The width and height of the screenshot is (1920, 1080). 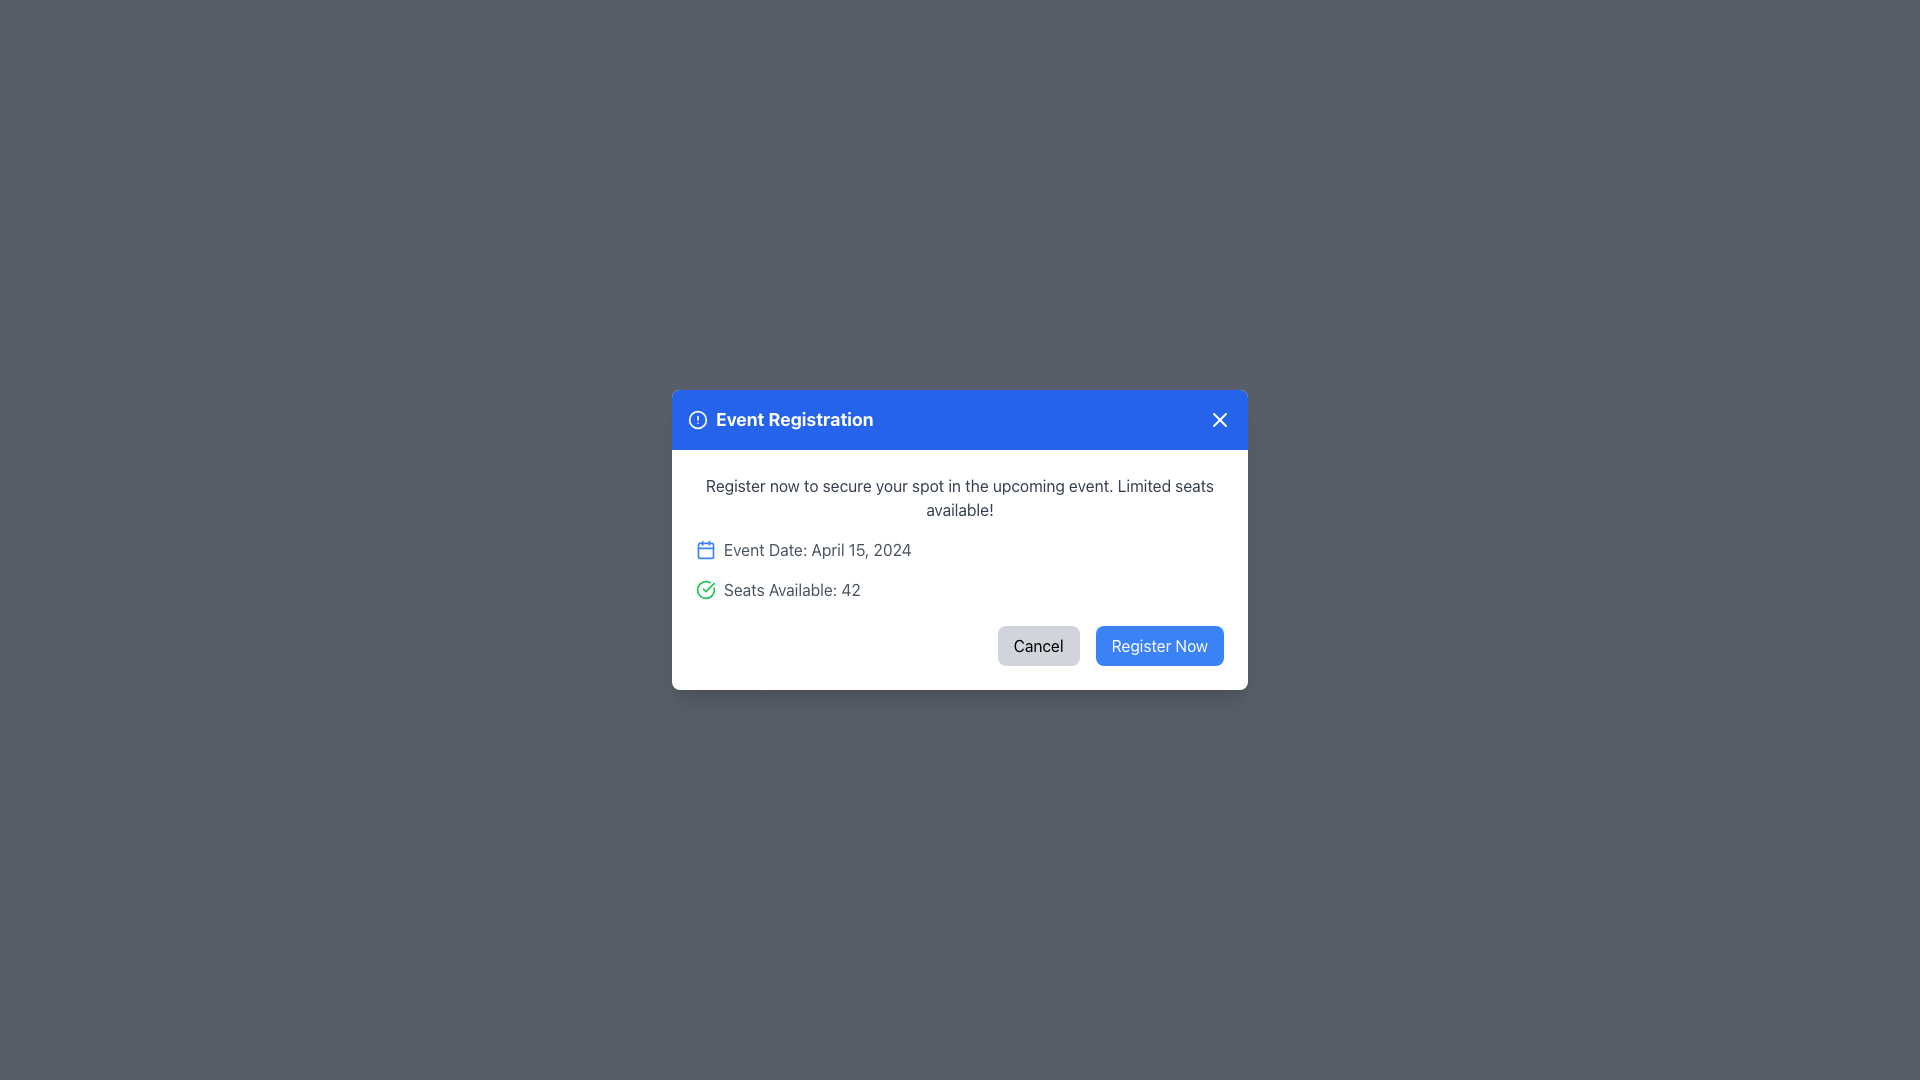 What do you see at coordinates (960, 496) in the screenshot?
I see `text block displaying the message 'Register now to secure your spot in the upcoming event. Limited seats available!' located in the modal dialog titled 'Event Registration'` at bounding box center [960, 496].